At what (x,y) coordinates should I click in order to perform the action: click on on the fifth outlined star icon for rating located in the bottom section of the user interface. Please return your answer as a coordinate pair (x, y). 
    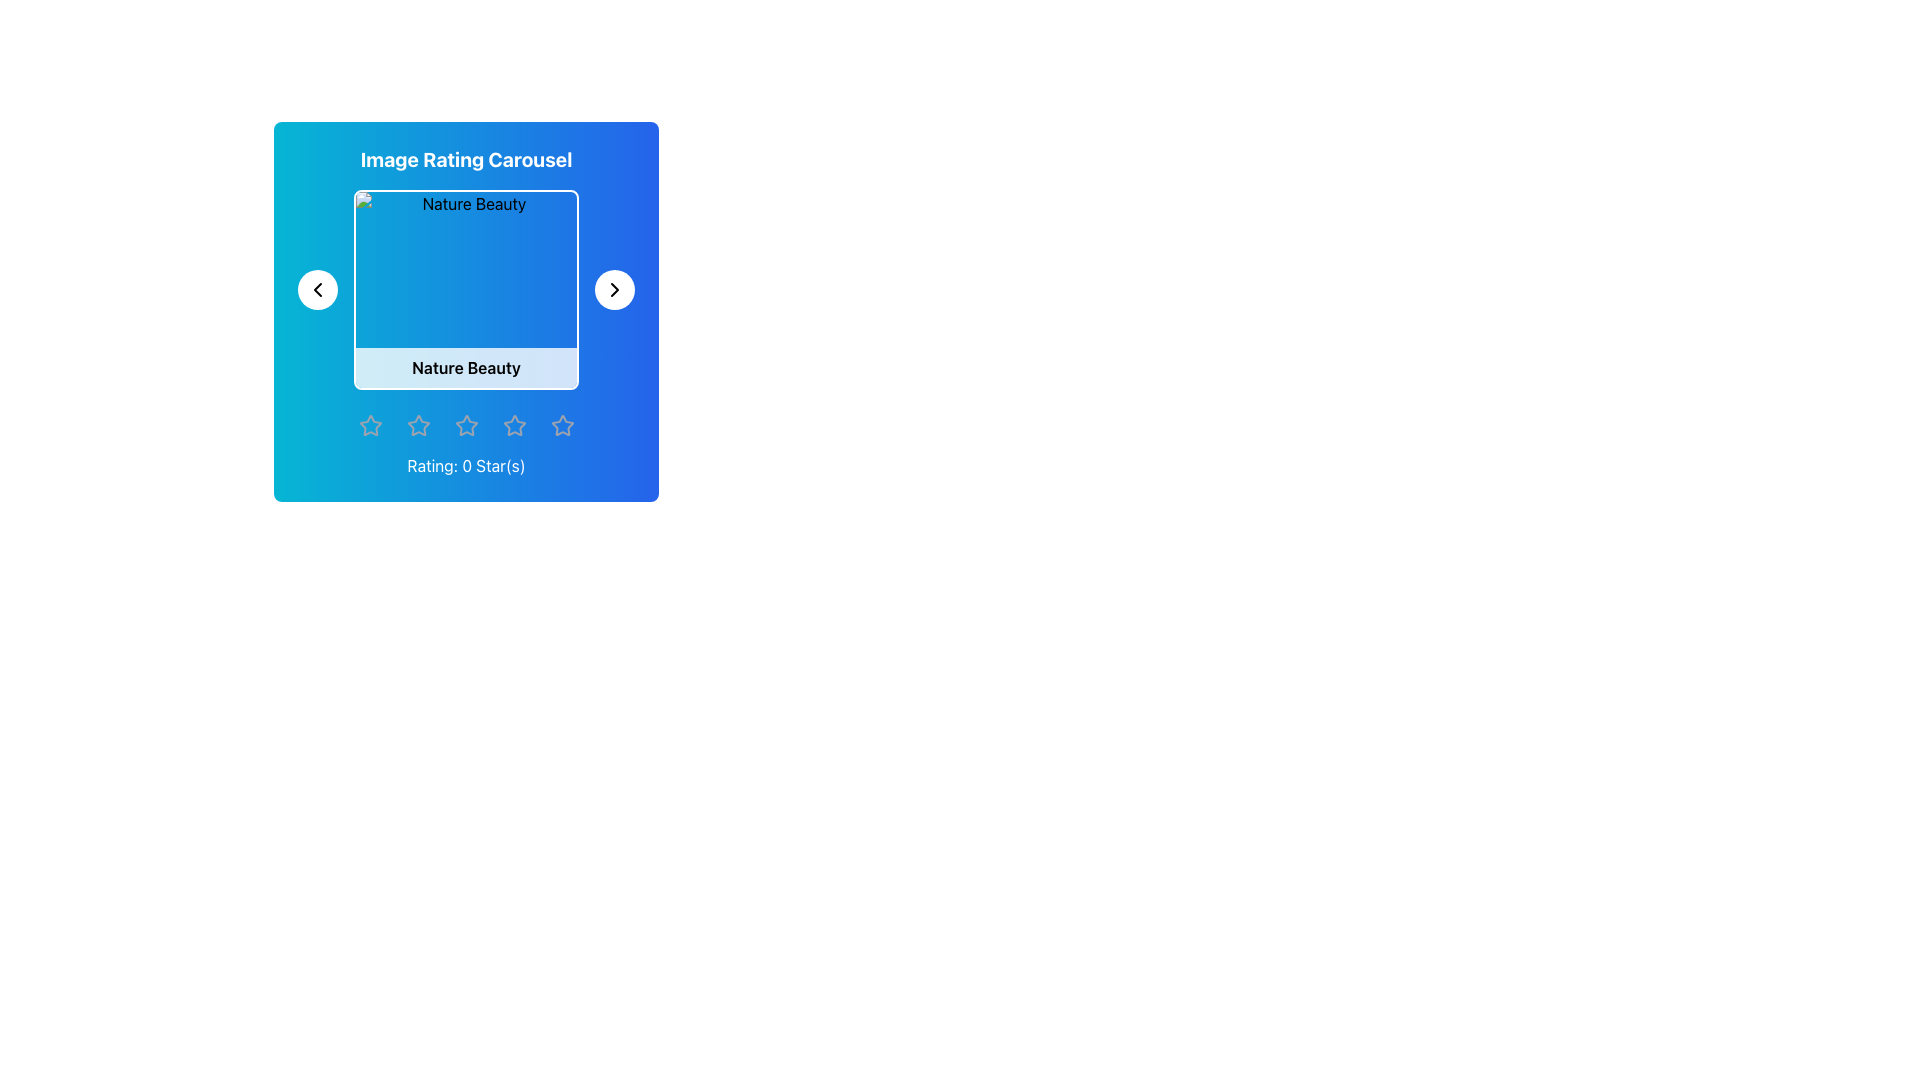
    Looking at the image, I should click on (514, 424).